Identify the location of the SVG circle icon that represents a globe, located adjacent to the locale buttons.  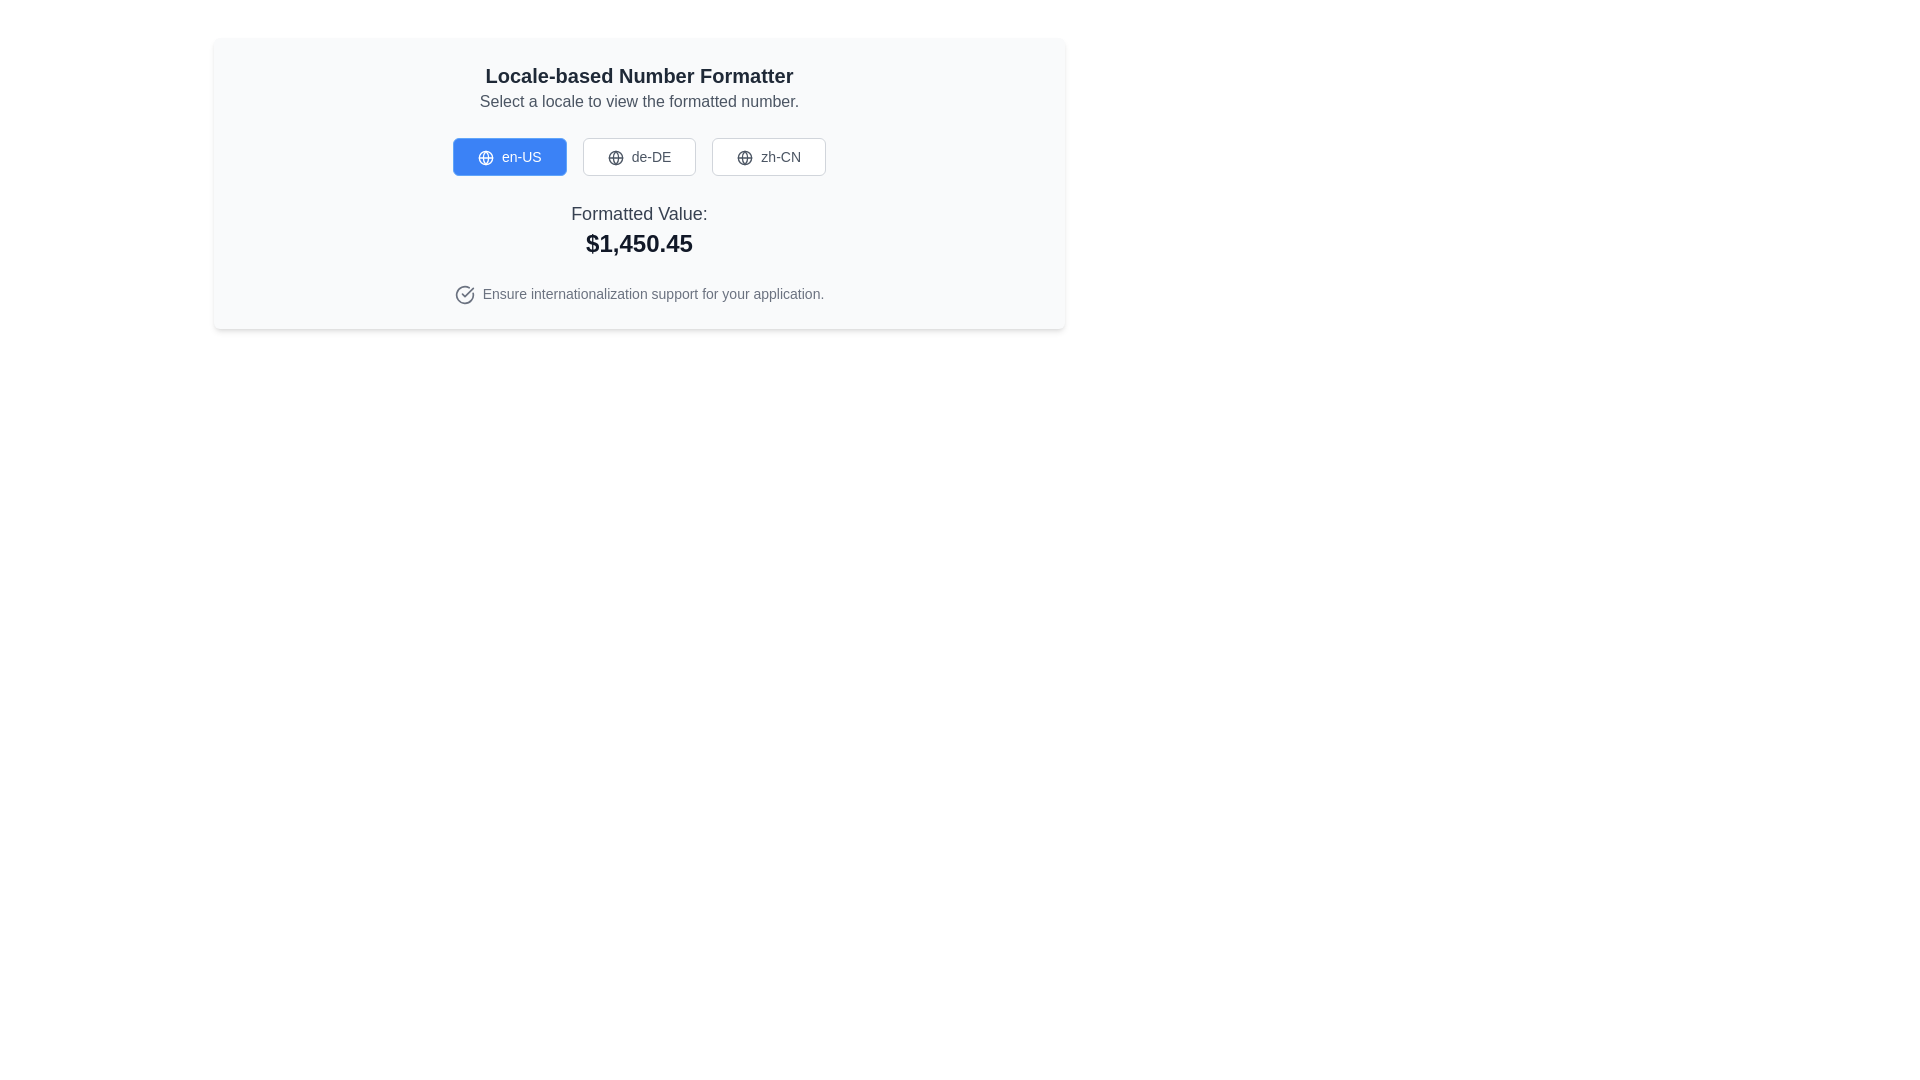
(614, 157).